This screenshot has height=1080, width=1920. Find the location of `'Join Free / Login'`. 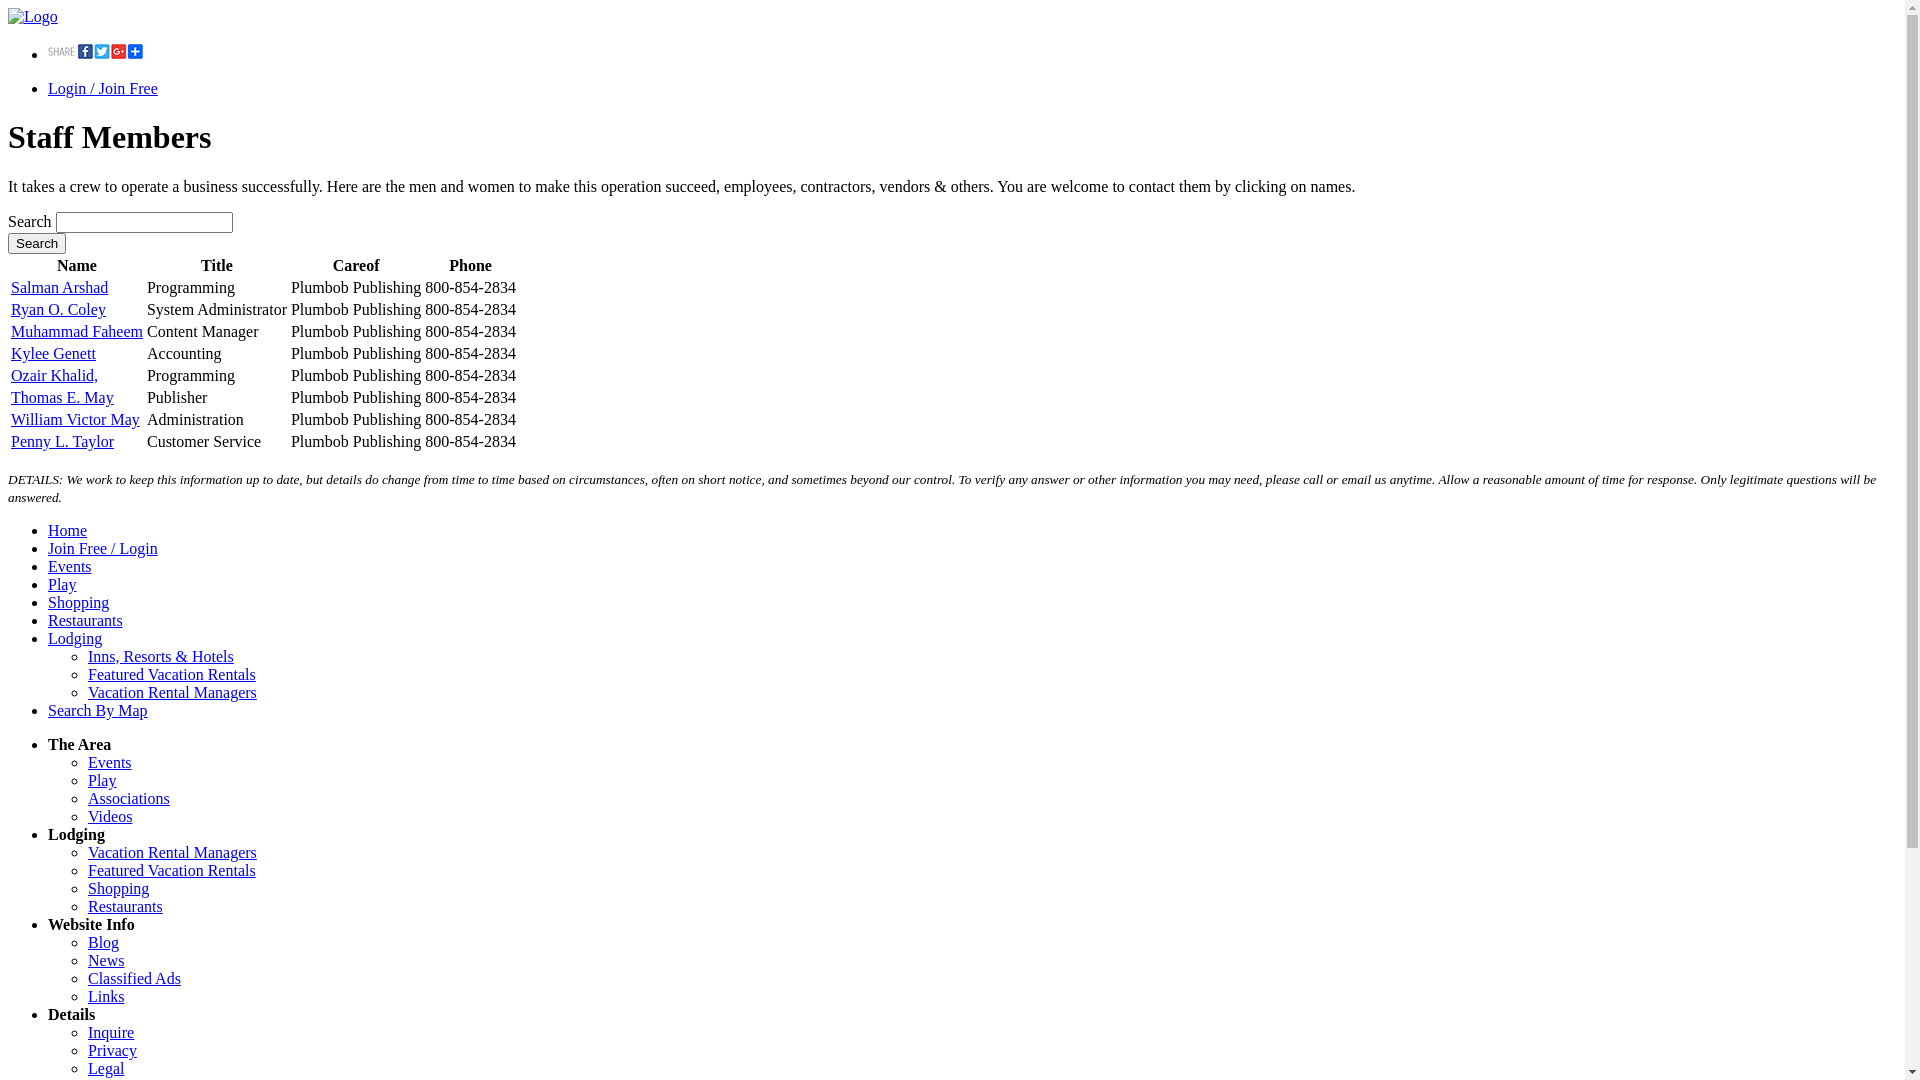

'Join Free / Login' is located at coordinates (48, 548).